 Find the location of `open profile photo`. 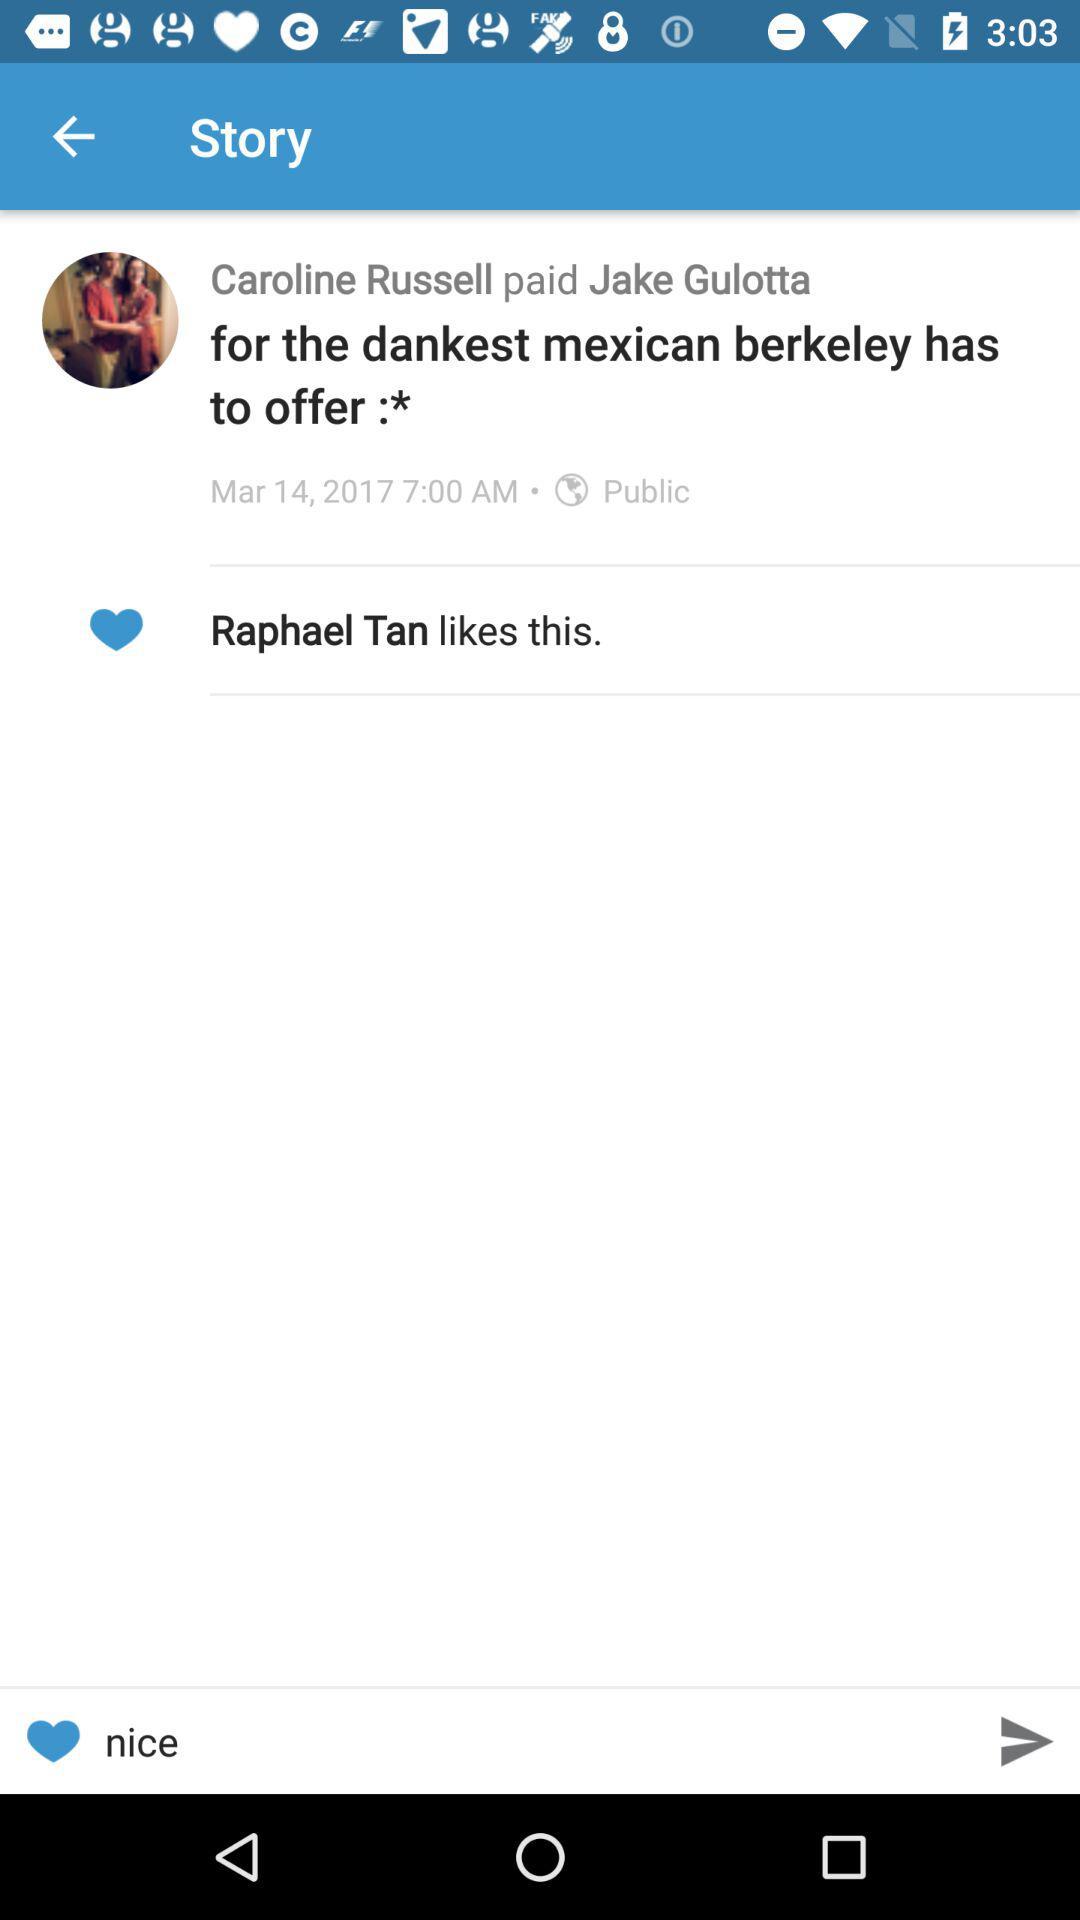

open profile photo is located at coordinates (110, 320).